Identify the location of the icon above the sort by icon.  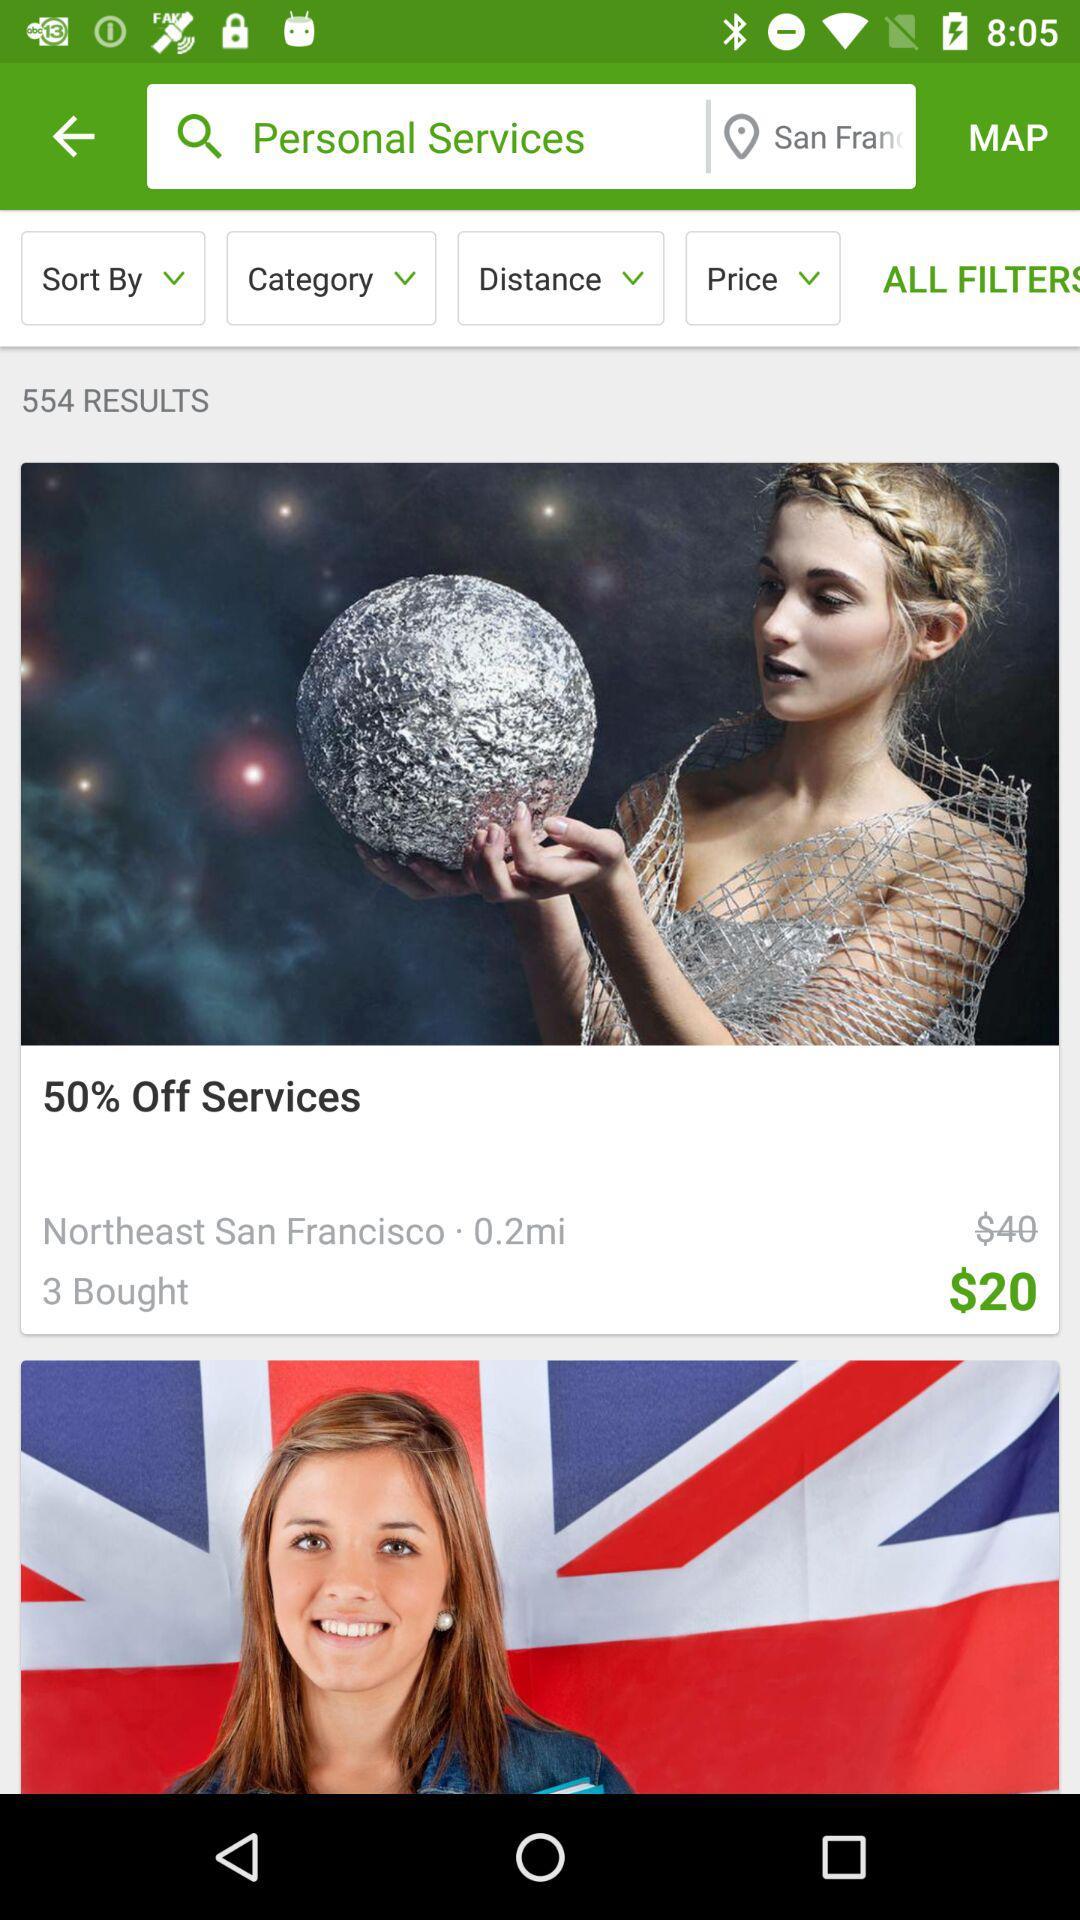
(72, 135).